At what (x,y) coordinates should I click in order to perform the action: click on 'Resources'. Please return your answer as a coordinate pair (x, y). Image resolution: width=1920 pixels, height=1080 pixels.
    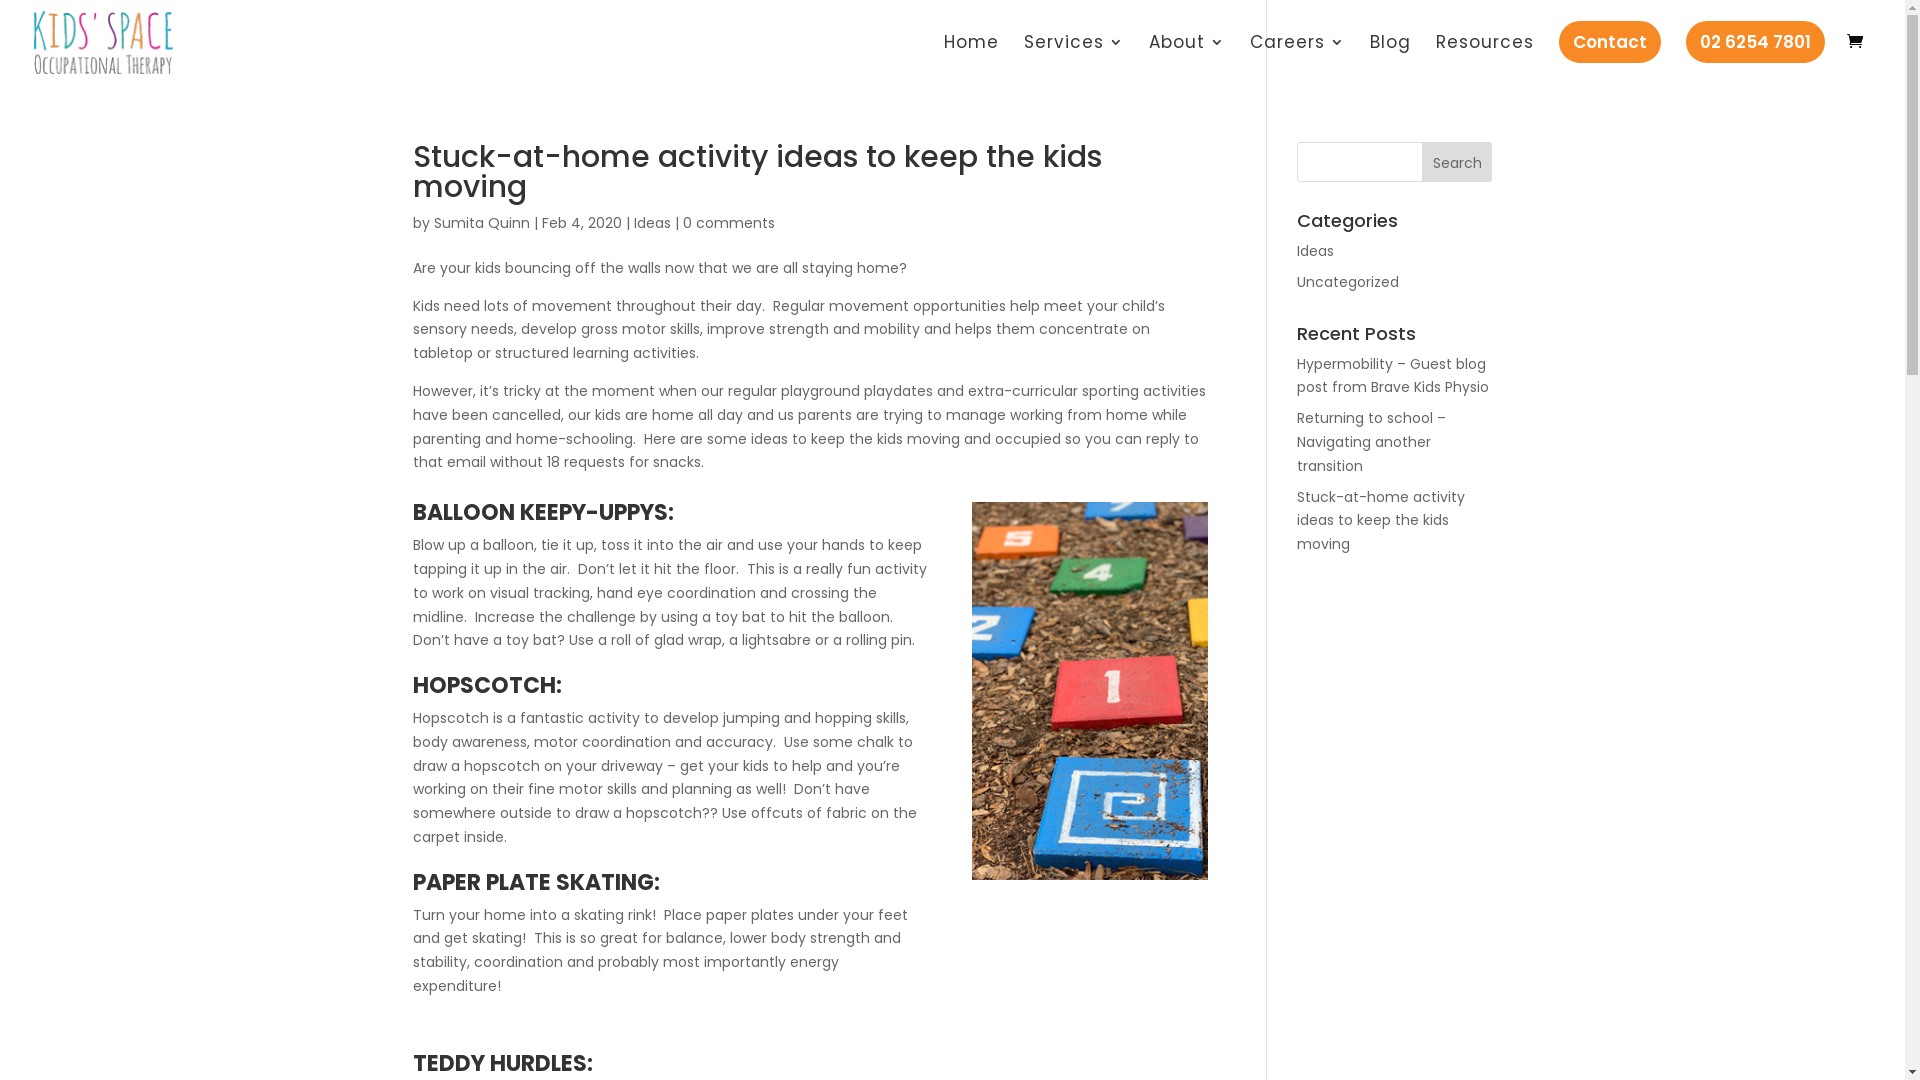
    Looking at the image, I should click on (1484, 57).